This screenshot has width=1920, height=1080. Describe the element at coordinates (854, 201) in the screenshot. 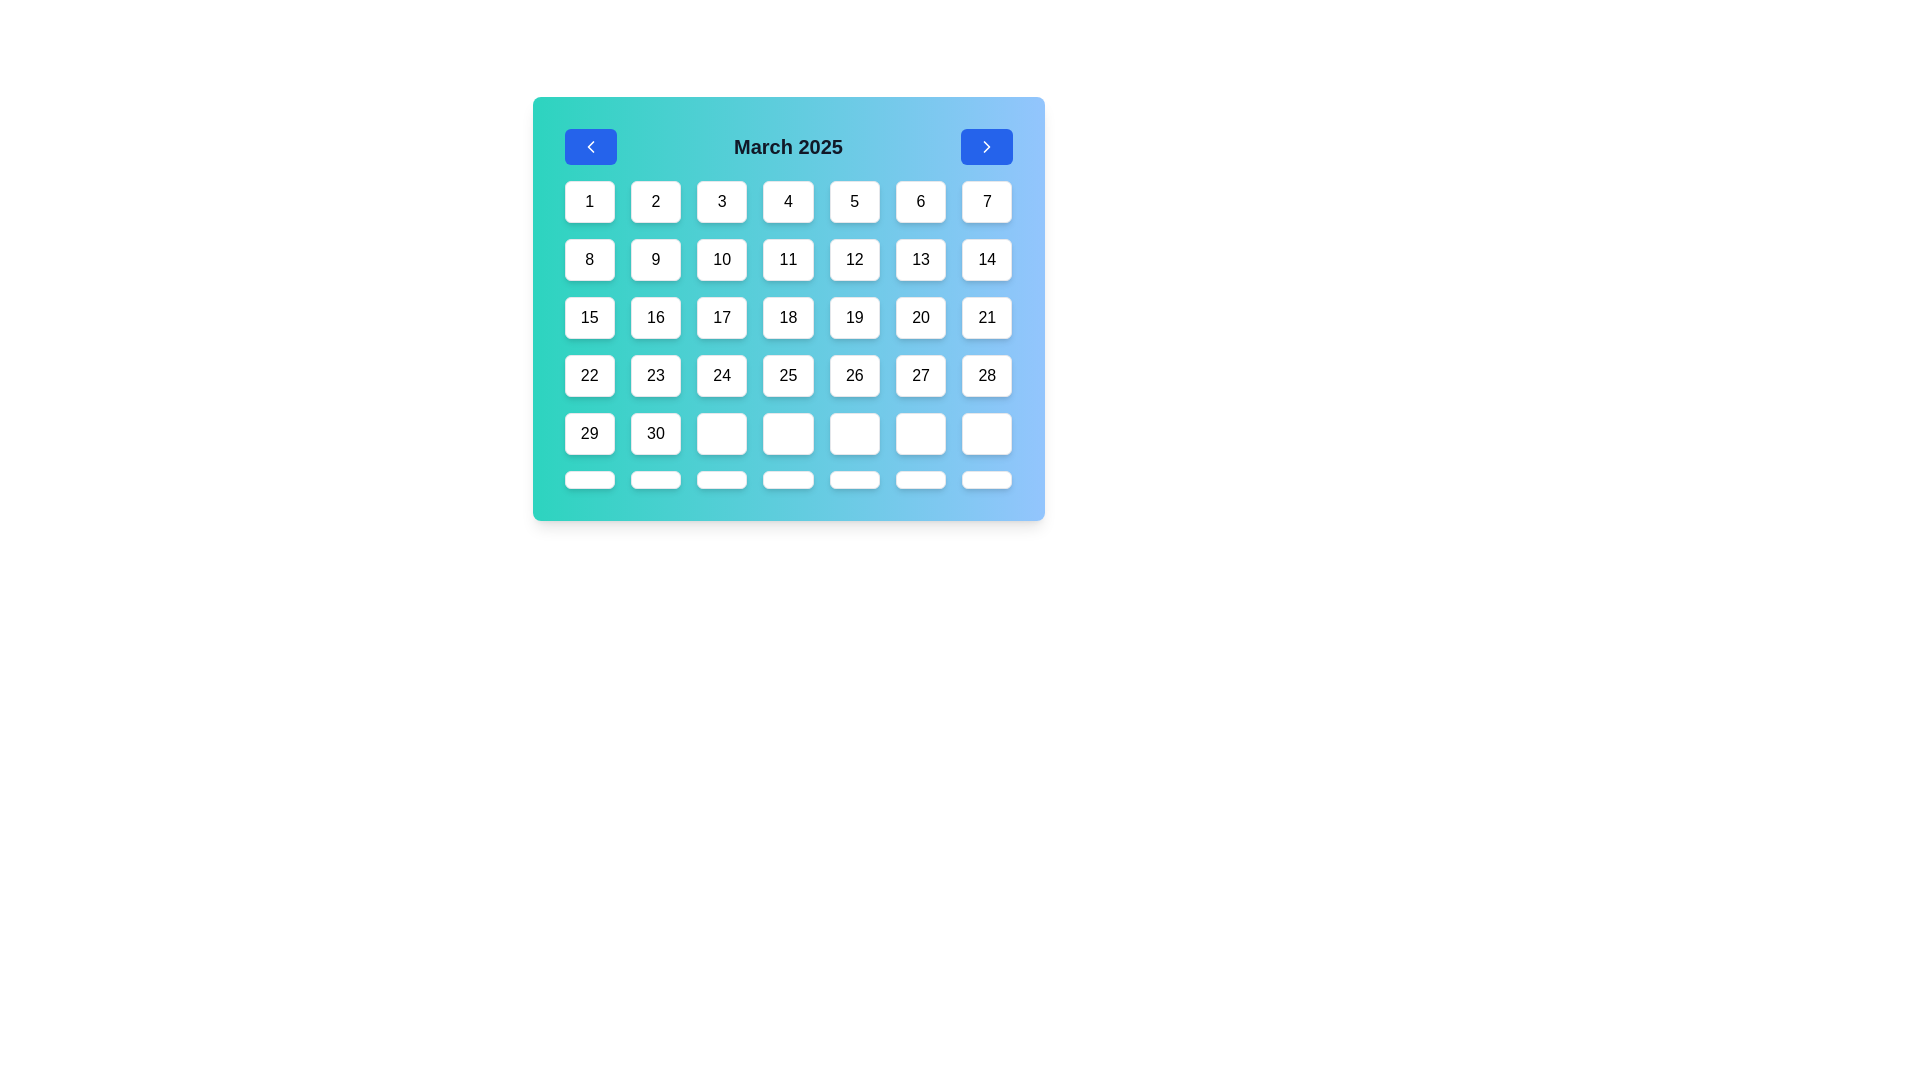

I see `the grid cell representing the fifth day of the month` at that location.